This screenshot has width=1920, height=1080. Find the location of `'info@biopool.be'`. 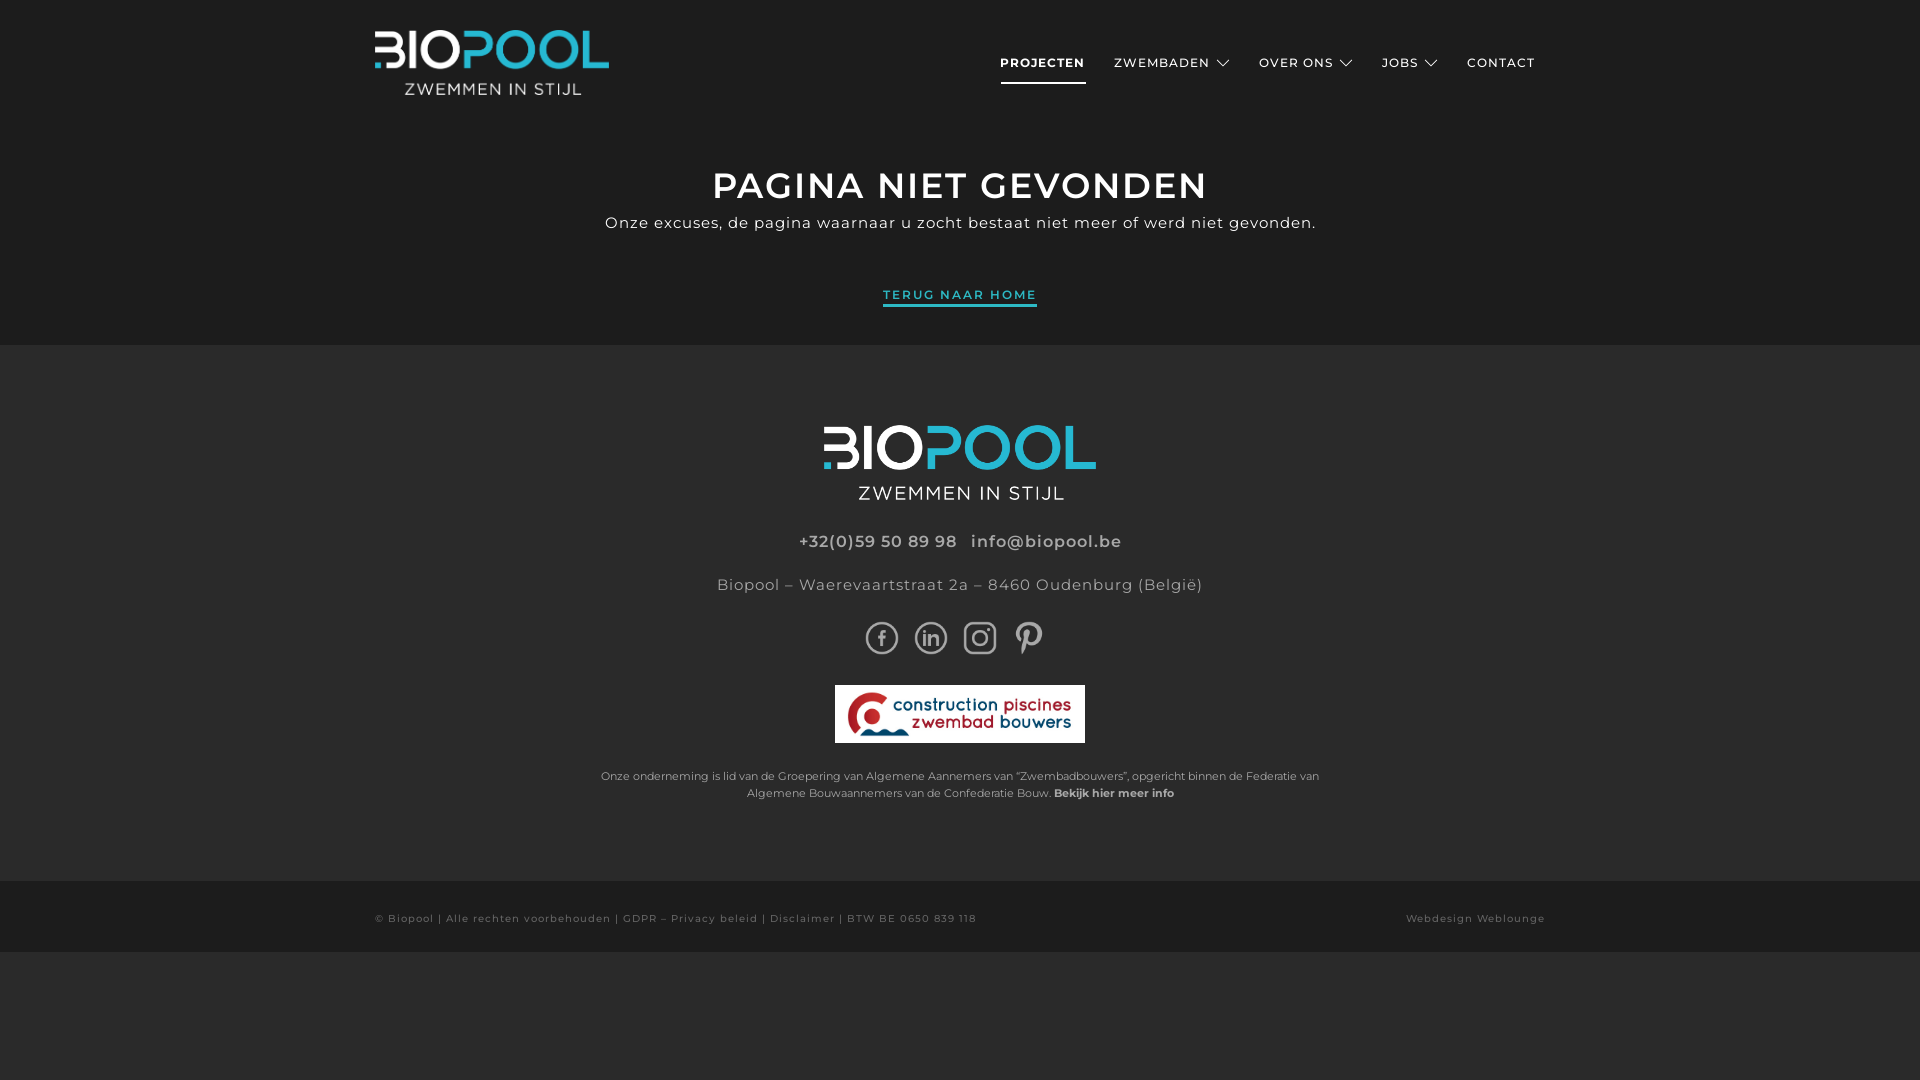

'info@biopool.be' is located at coordinates (1044, 542).